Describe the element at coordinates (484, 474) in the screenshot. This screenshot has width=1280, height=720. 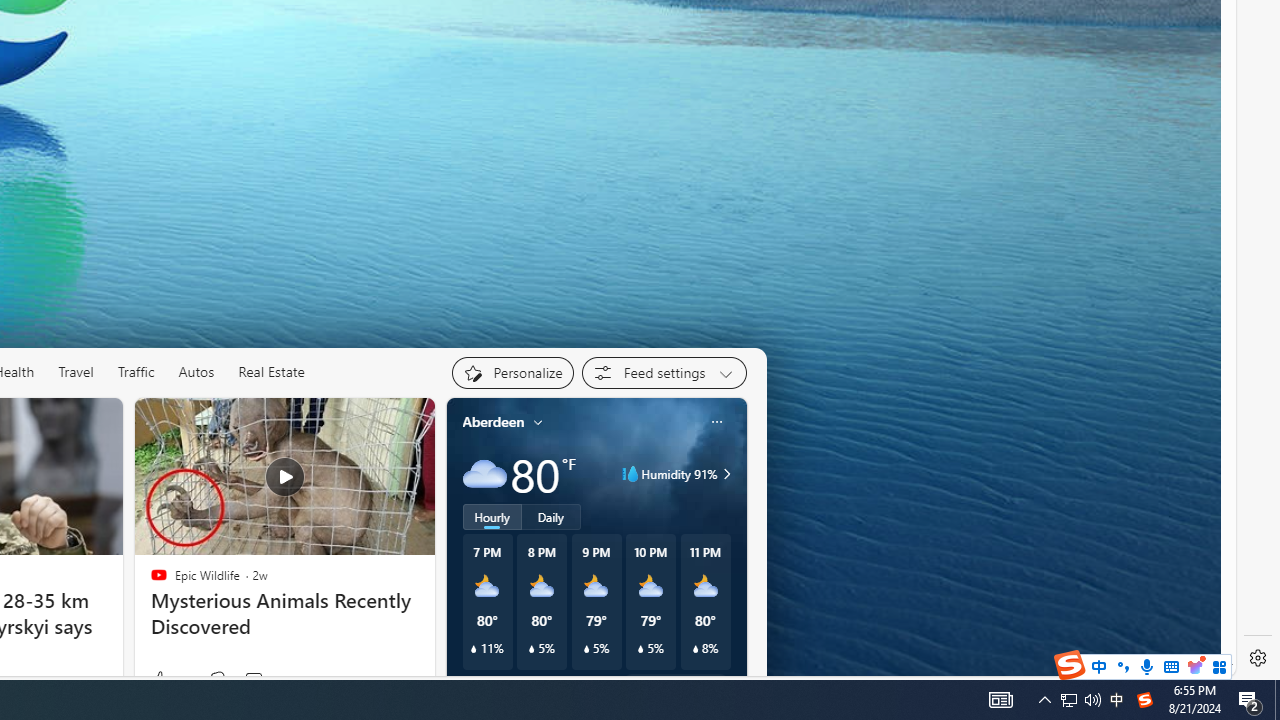
I see `'Cloudy'` at that location.